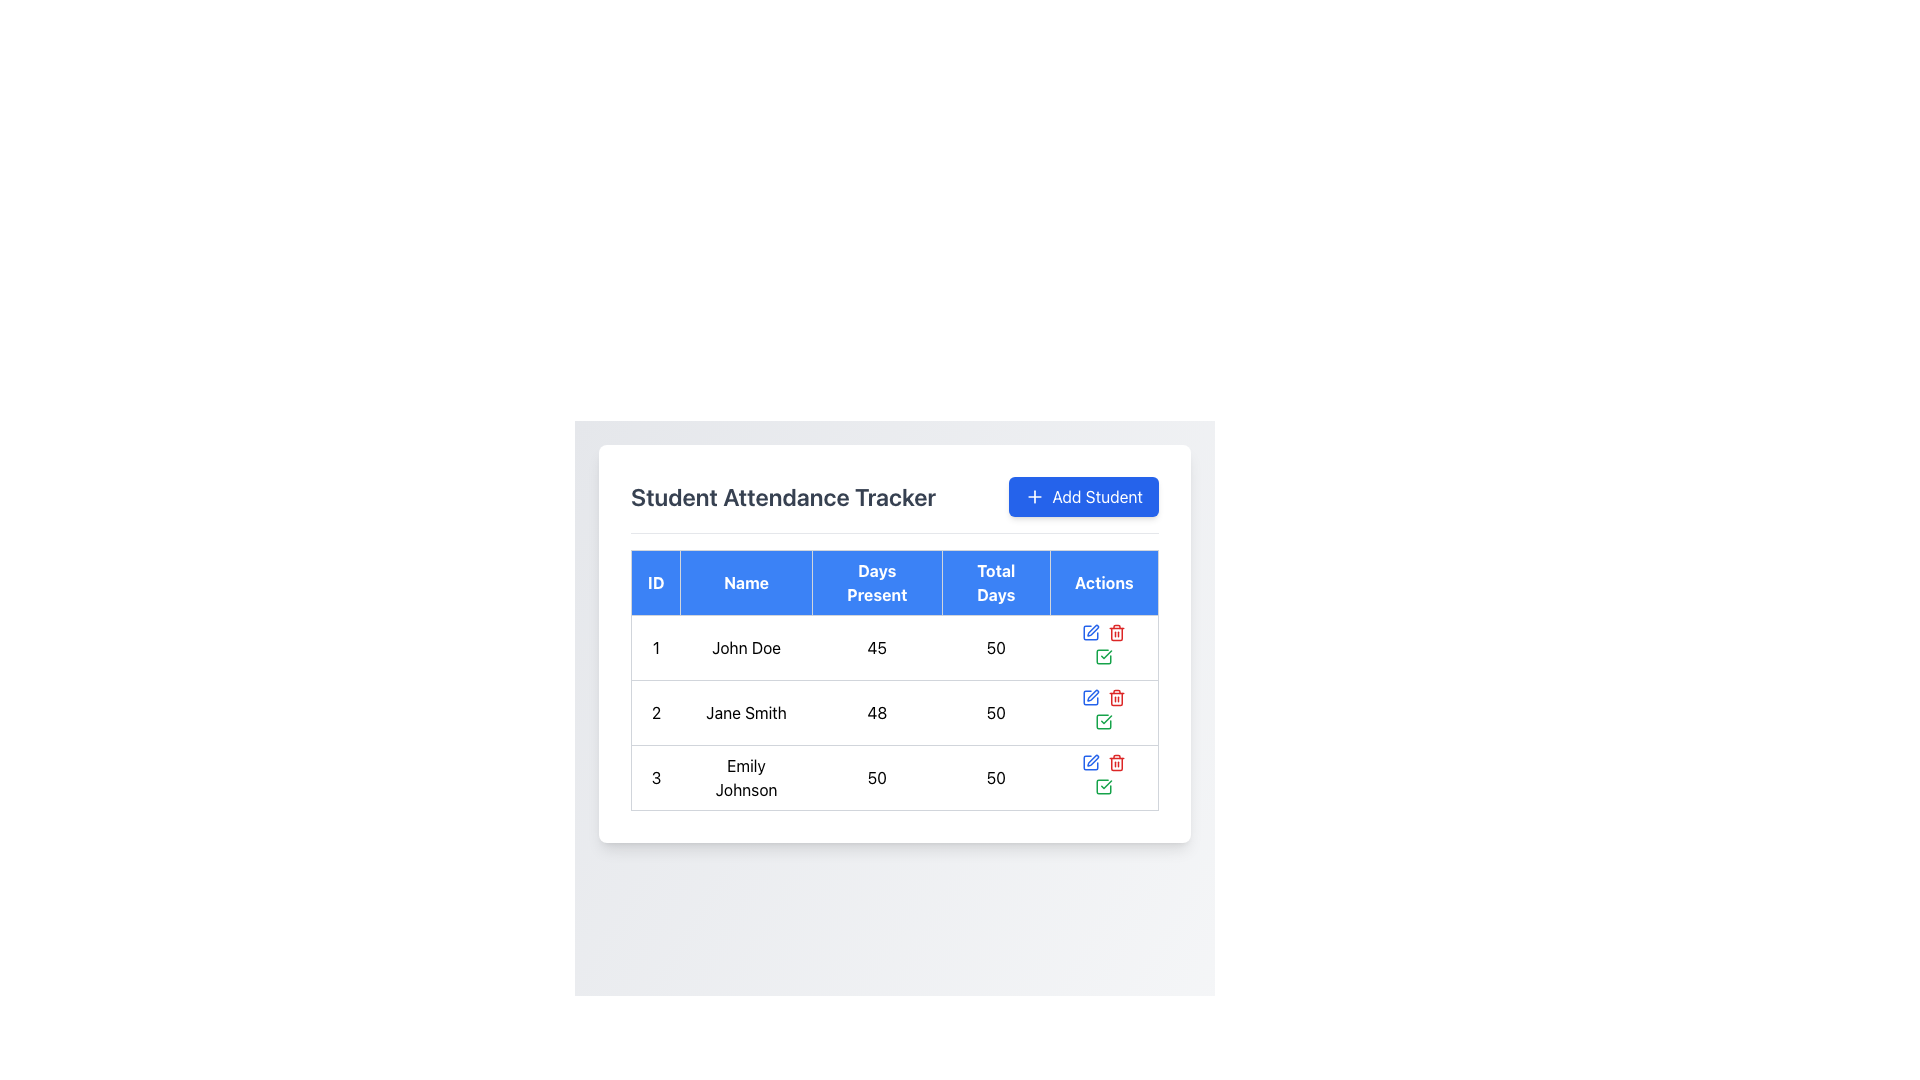 The width and height of the screenshot is (1920, 1080). What do you see at coordinates (877, 712) in the screenshot?
I see `the 'Days Present' text display for 'Jane Smith' located in the second row of the table` at bounding box center [877, 712].